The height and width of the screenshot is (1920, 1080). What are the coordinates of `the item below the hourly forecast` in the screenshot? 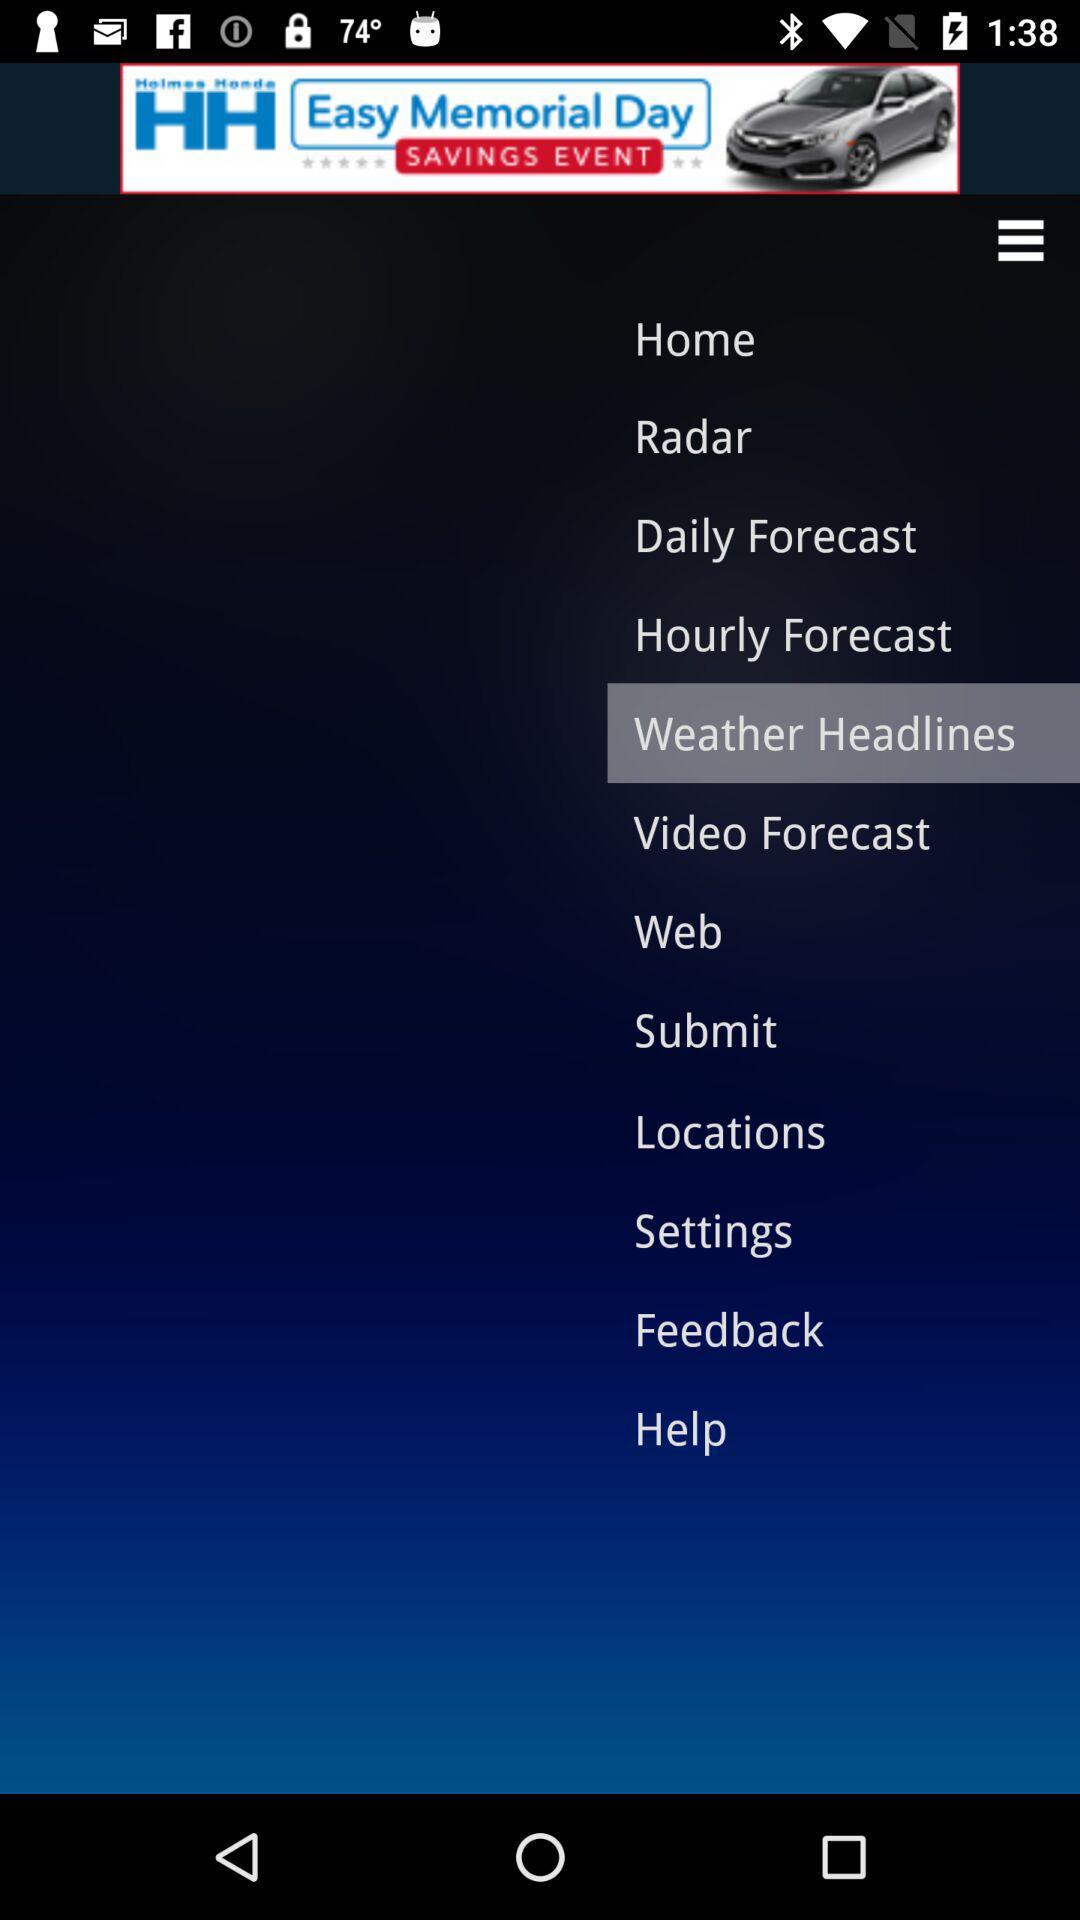 It's located at (828, 731).